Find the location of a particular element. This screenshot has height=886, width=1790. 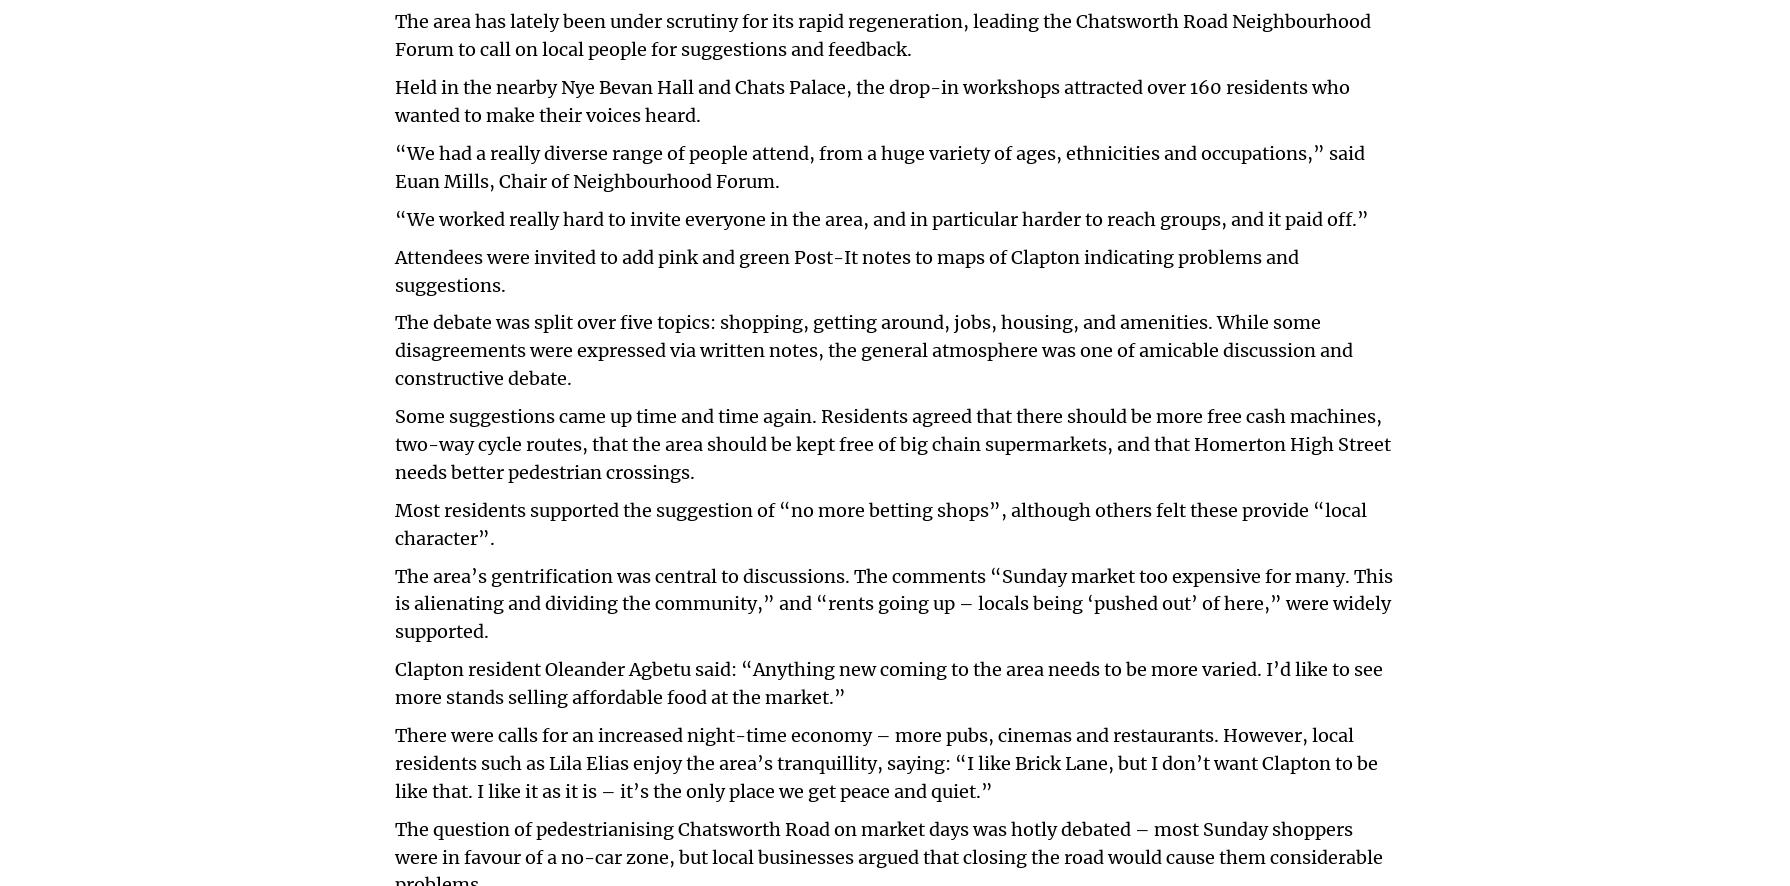

'Some suggestions came up time and time again. Residents agreed that there should be more free cash machines, two-way cycle routes, that the area should be kept free of big chain supermarkets, and that Homerton High Street needs better pedestrian crossings.' is located at coordinates (892, 443).